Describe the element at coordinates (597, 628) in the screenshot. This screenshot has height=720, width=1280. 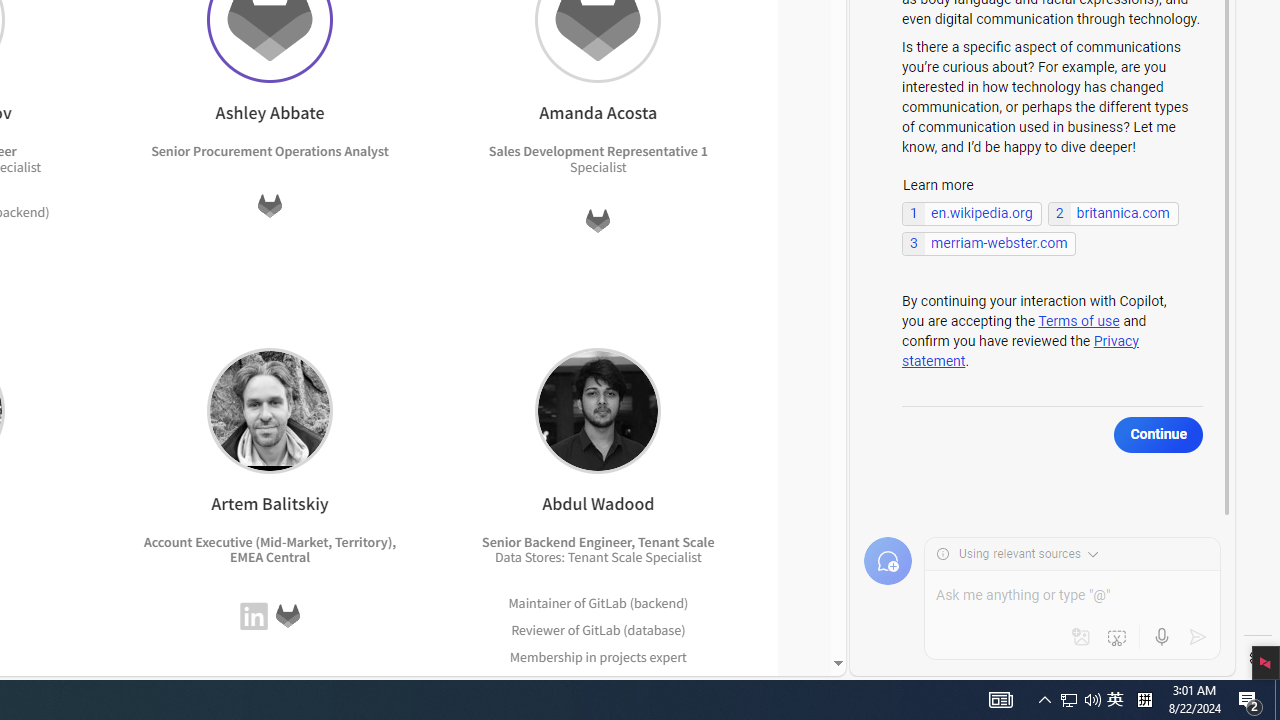
I see `'Reviewer of GitLab (database)'` at that location.